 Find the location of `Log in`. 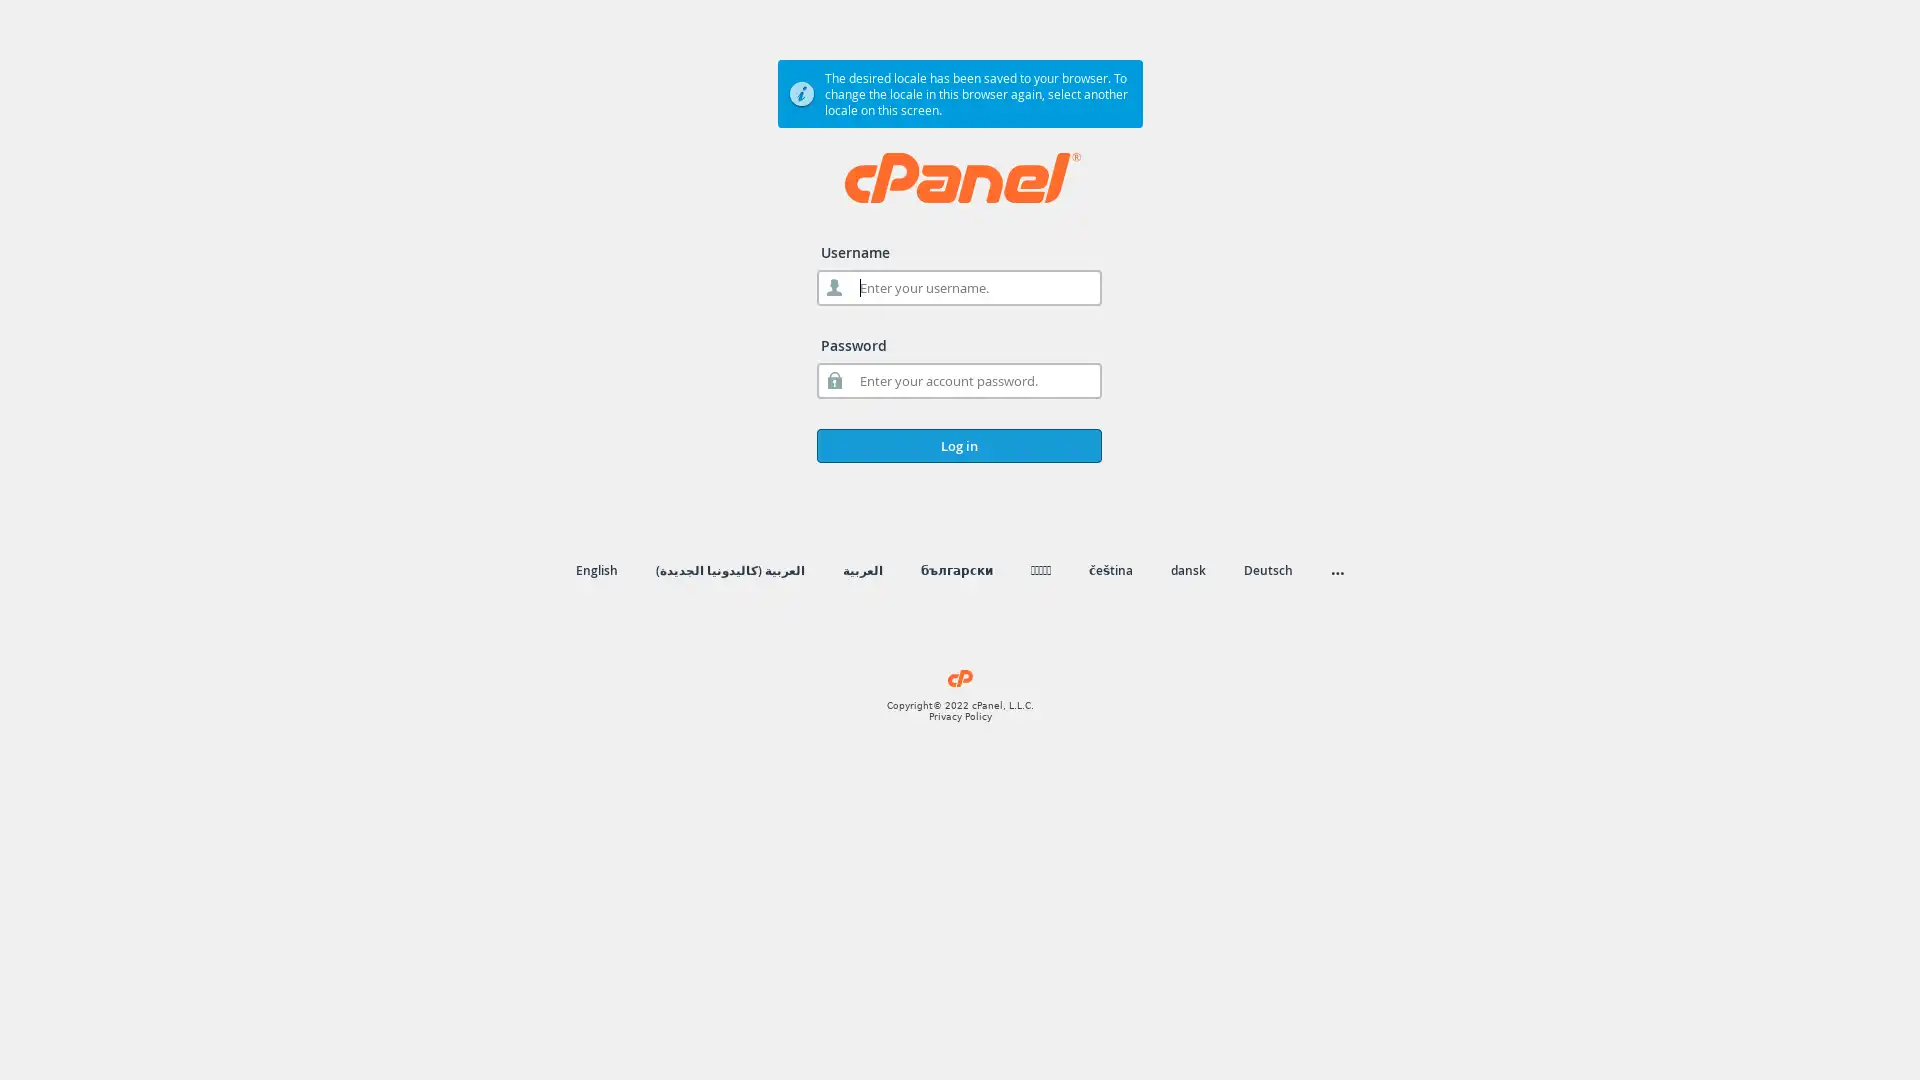

Log in is located at coordinates (958, 445).